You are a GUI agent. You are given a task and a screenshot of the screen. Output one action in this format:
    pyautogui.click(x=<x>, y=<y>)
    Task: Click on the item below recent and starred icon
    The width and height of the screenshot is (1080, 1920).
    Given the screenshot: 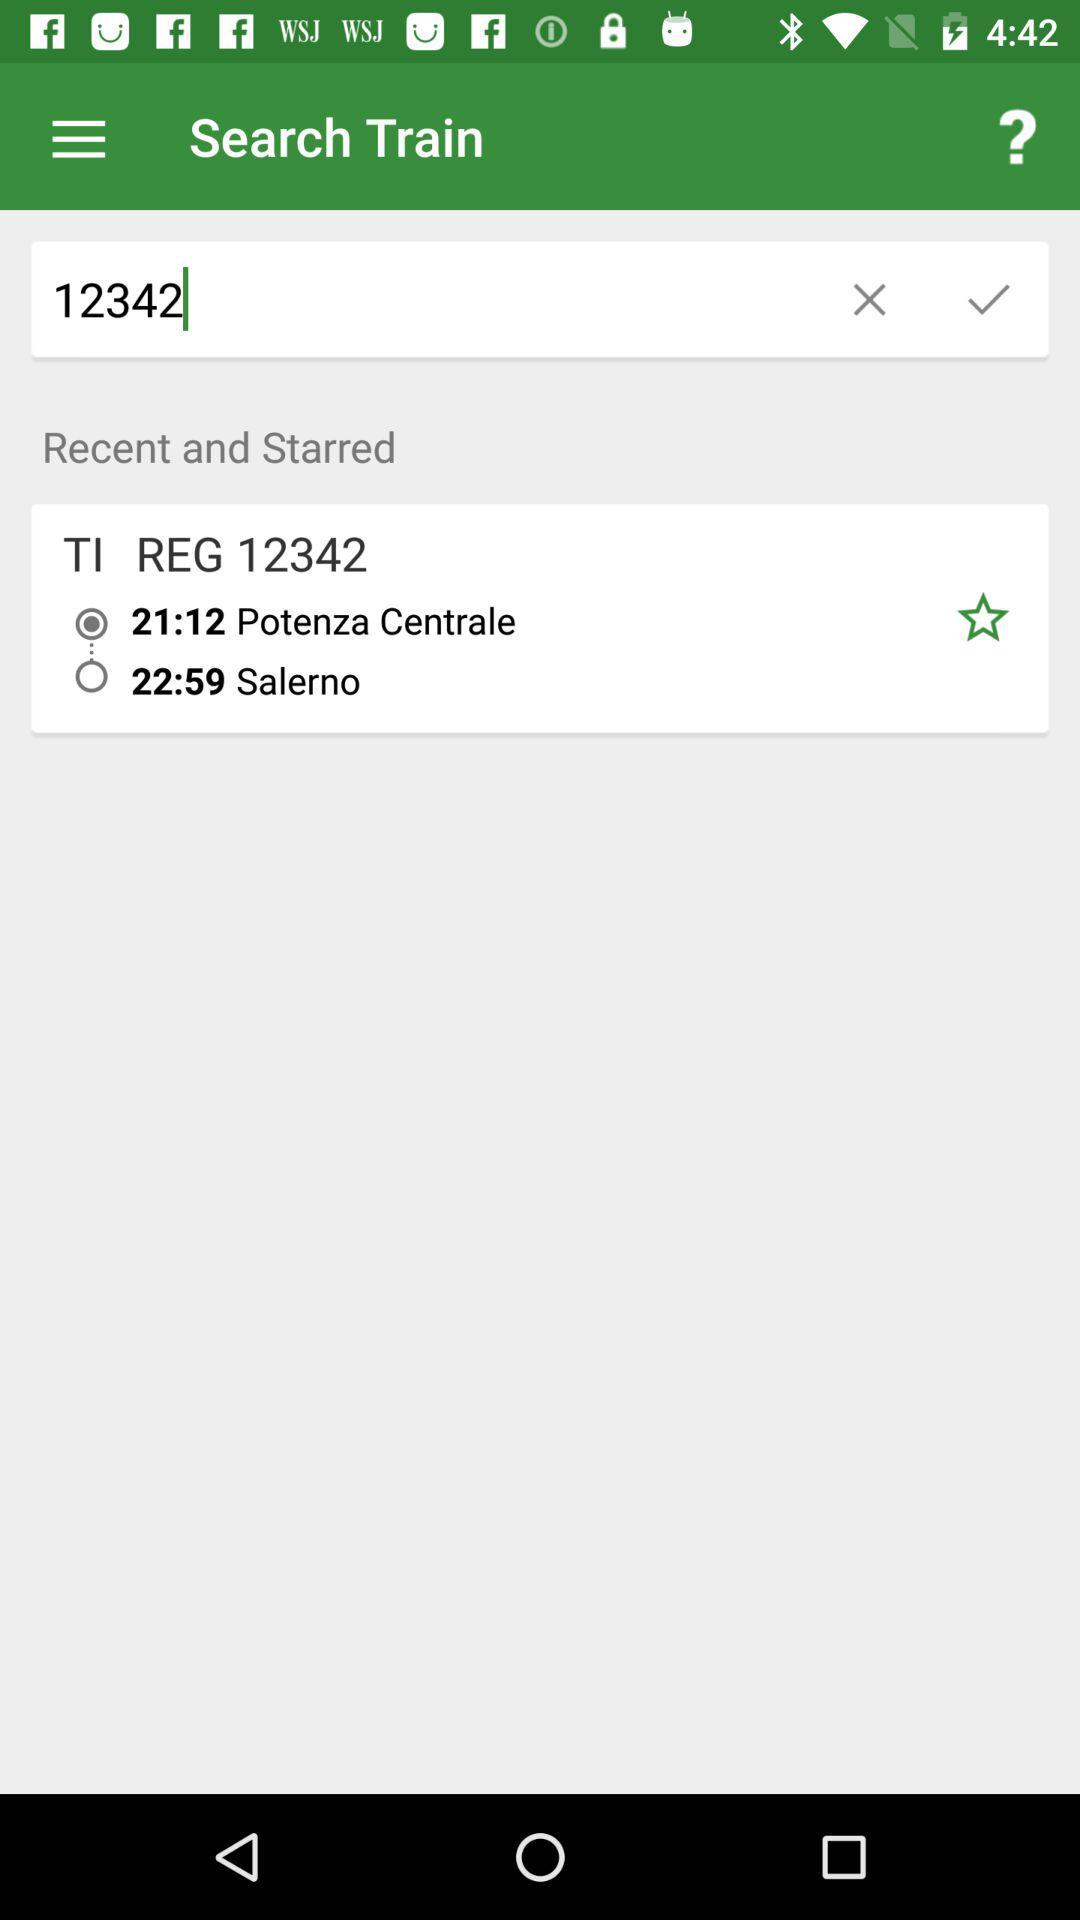 What is the action you would take?
    pyautogui.click(x=981, y=617)
    